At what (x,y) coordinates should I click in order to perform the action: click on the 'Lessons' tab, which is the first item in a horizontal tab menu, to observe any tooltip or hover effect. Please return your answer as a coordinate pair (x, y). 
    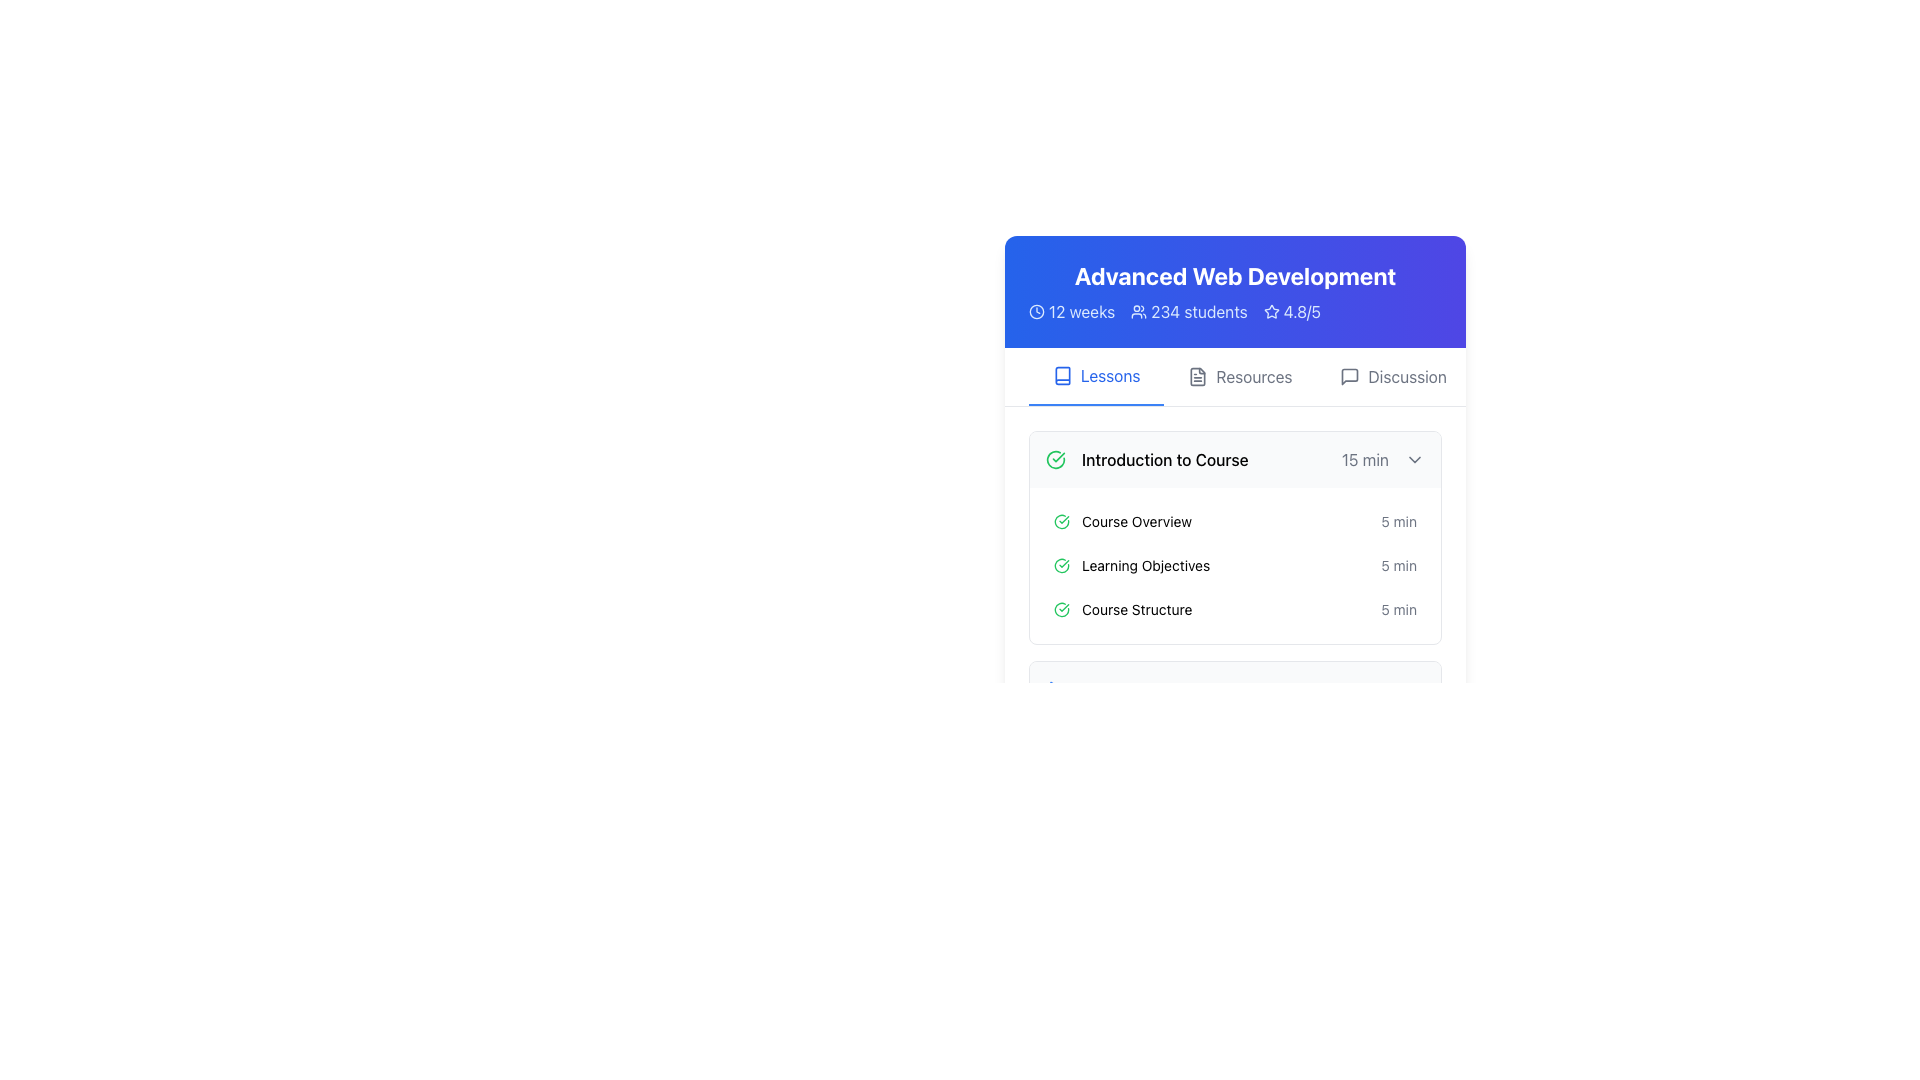
    Looking at the image, I should click on (1095, 377).